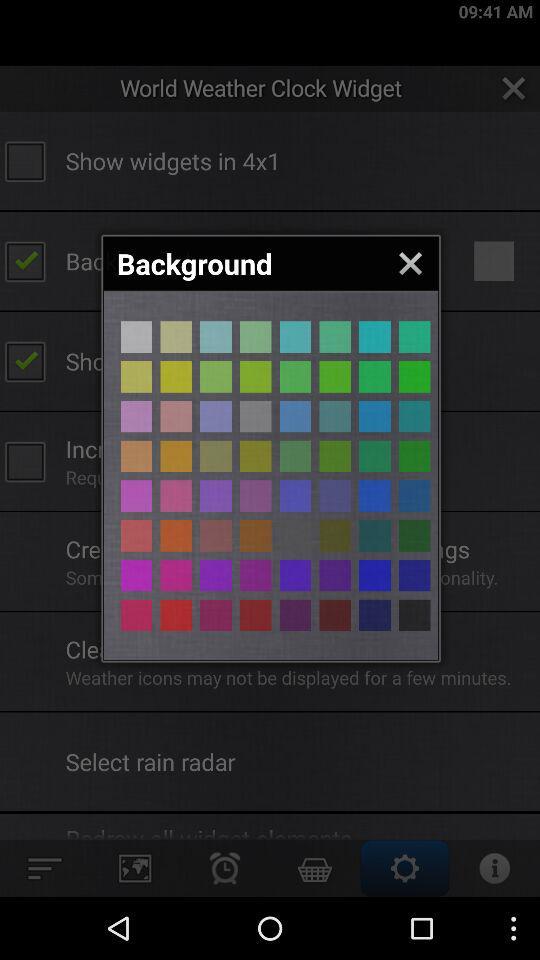 This screenshot has height=960, width=540. I want to click on different colors button, so click(335, 614).